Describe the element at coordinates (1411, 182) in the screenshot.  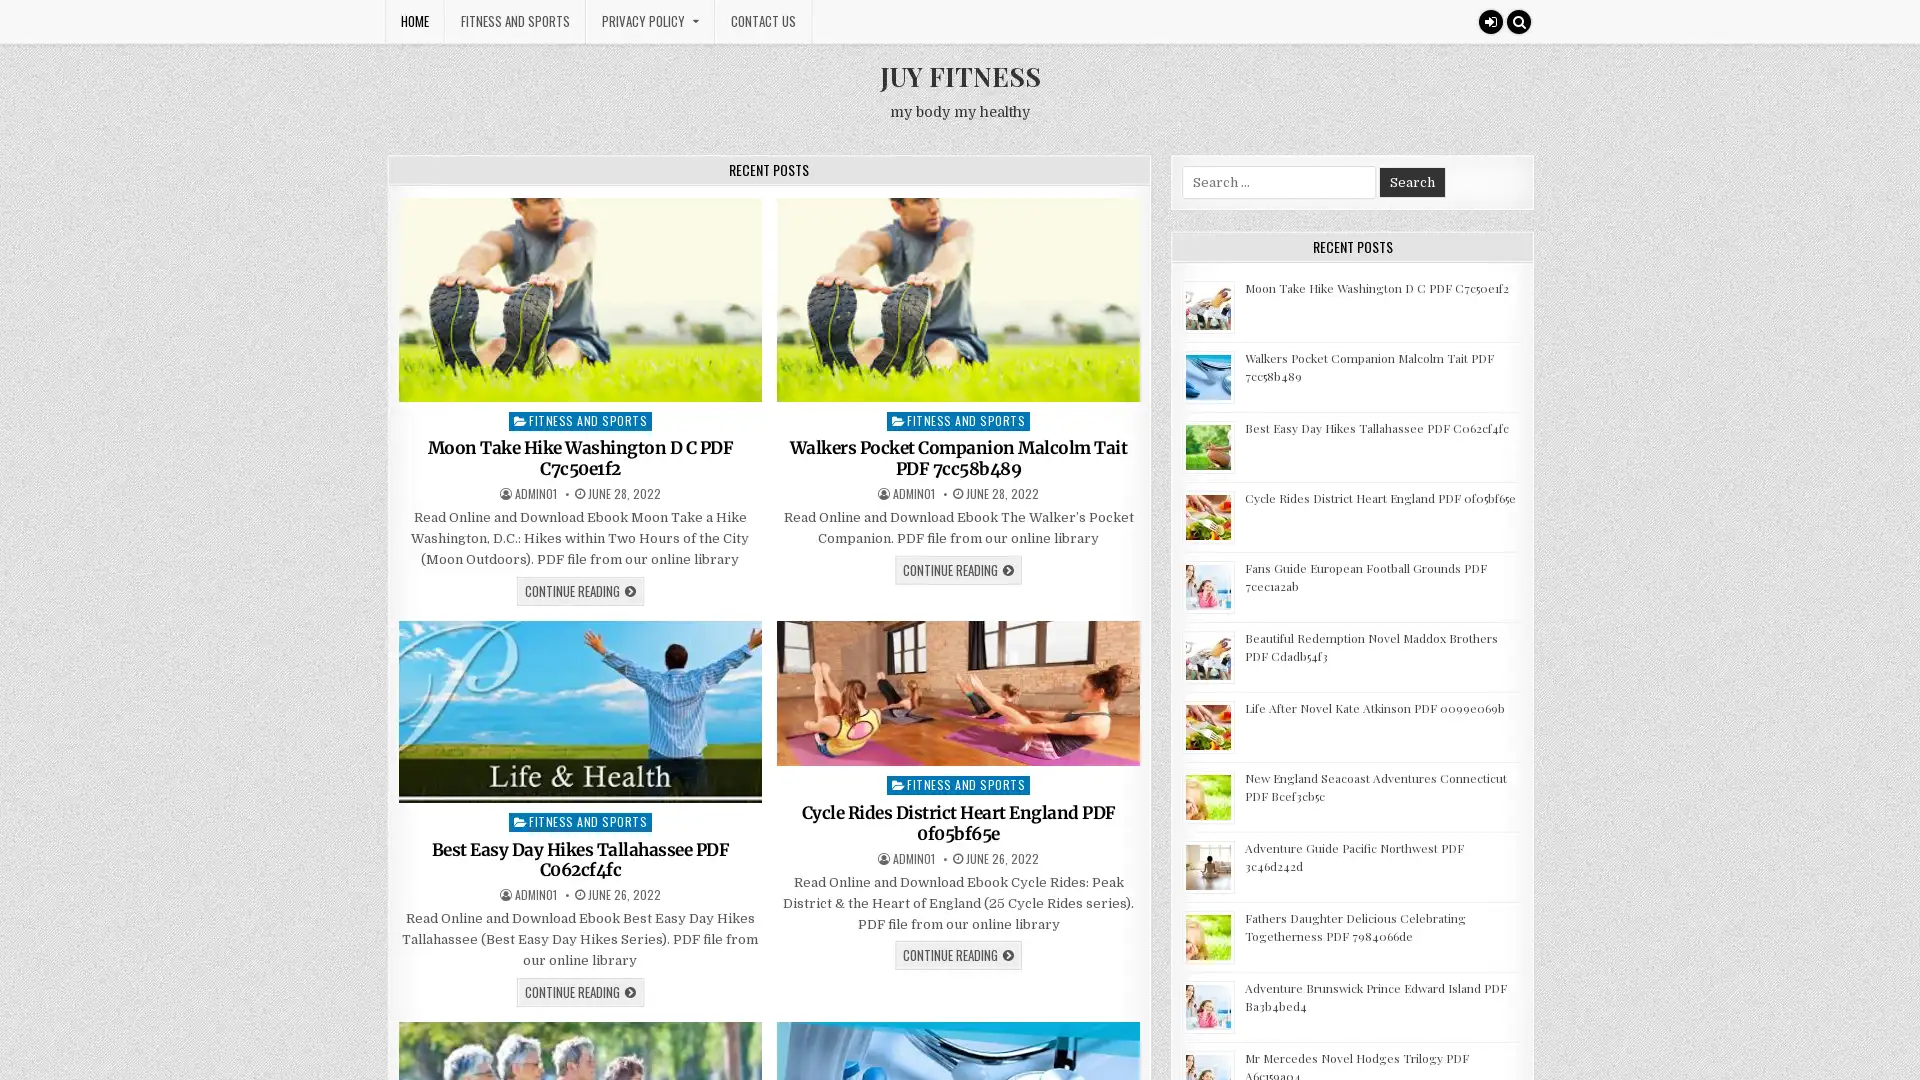
I see `Search` at that location.